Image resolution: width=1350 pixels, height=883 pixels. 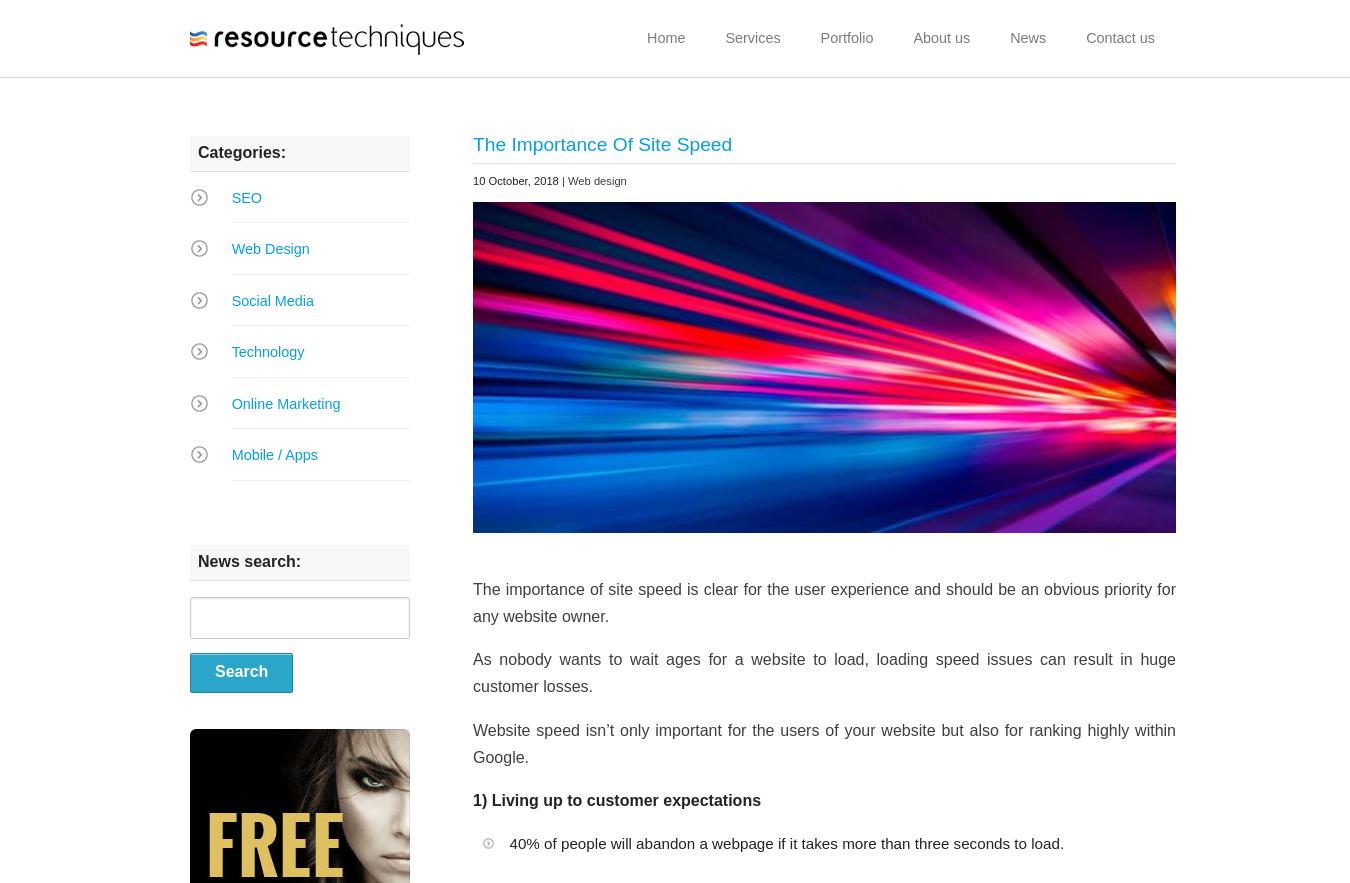 I want to click on 'News search:', so click(x=198, y=561).